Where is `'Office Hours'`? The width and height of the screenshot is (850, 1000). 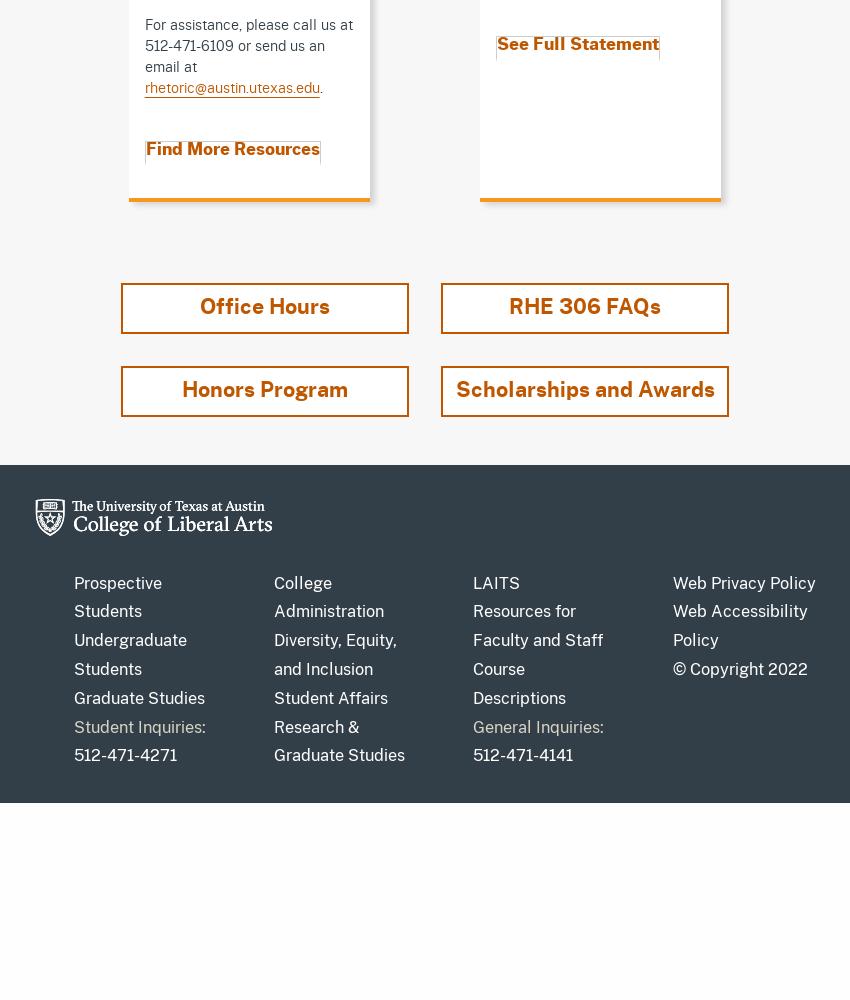 'Office Hours' is located at coordinates (199, 306).